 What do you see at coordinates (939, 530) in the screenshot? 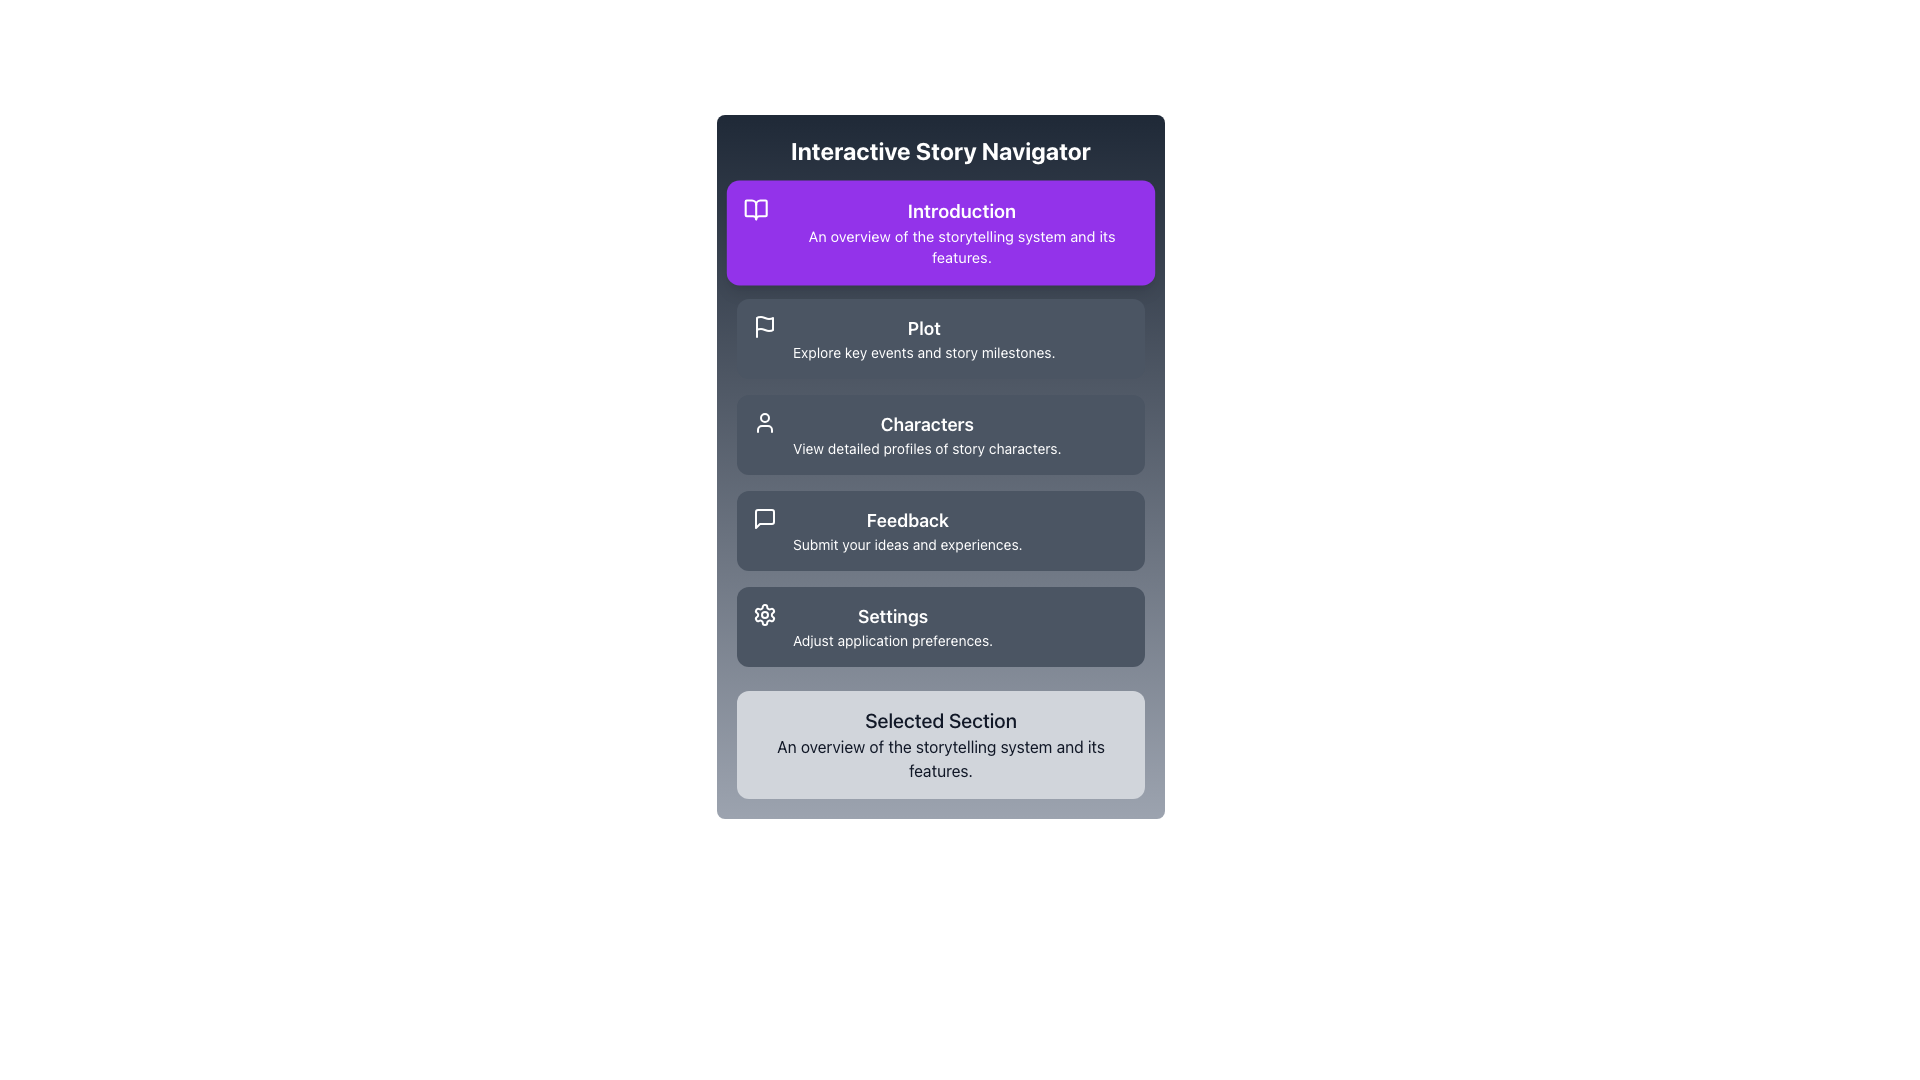
I see `the dark gray Feedback button, which has a speech bubble icon and text describing submission of ideas` at bounding box center [939, 530].